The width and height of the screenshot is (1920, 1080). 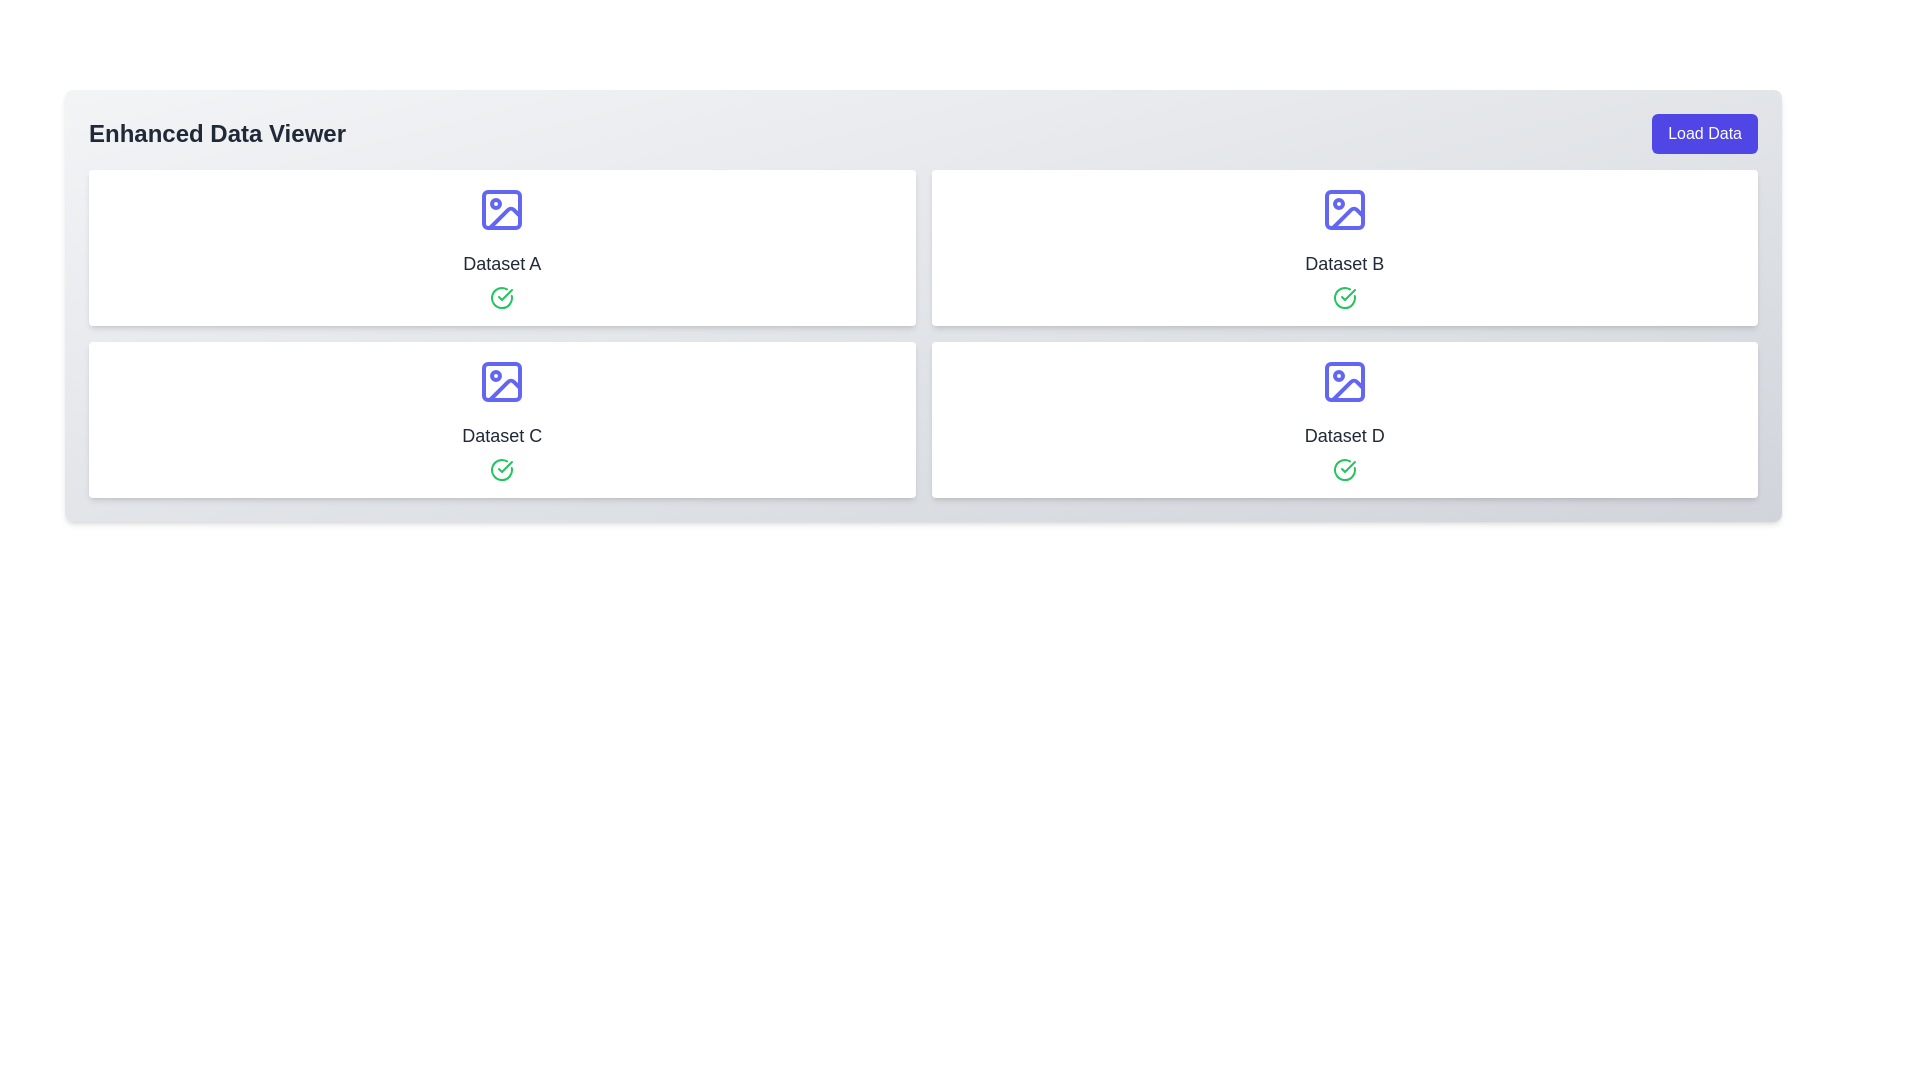 What do you see at coordinates (502, 297) in the screenshot?
I see `the circular green icon with a check mark inside, located within the content labeled 'Dataset A', positioned in the lower portion of the content box` at bounding box center [502, 297].